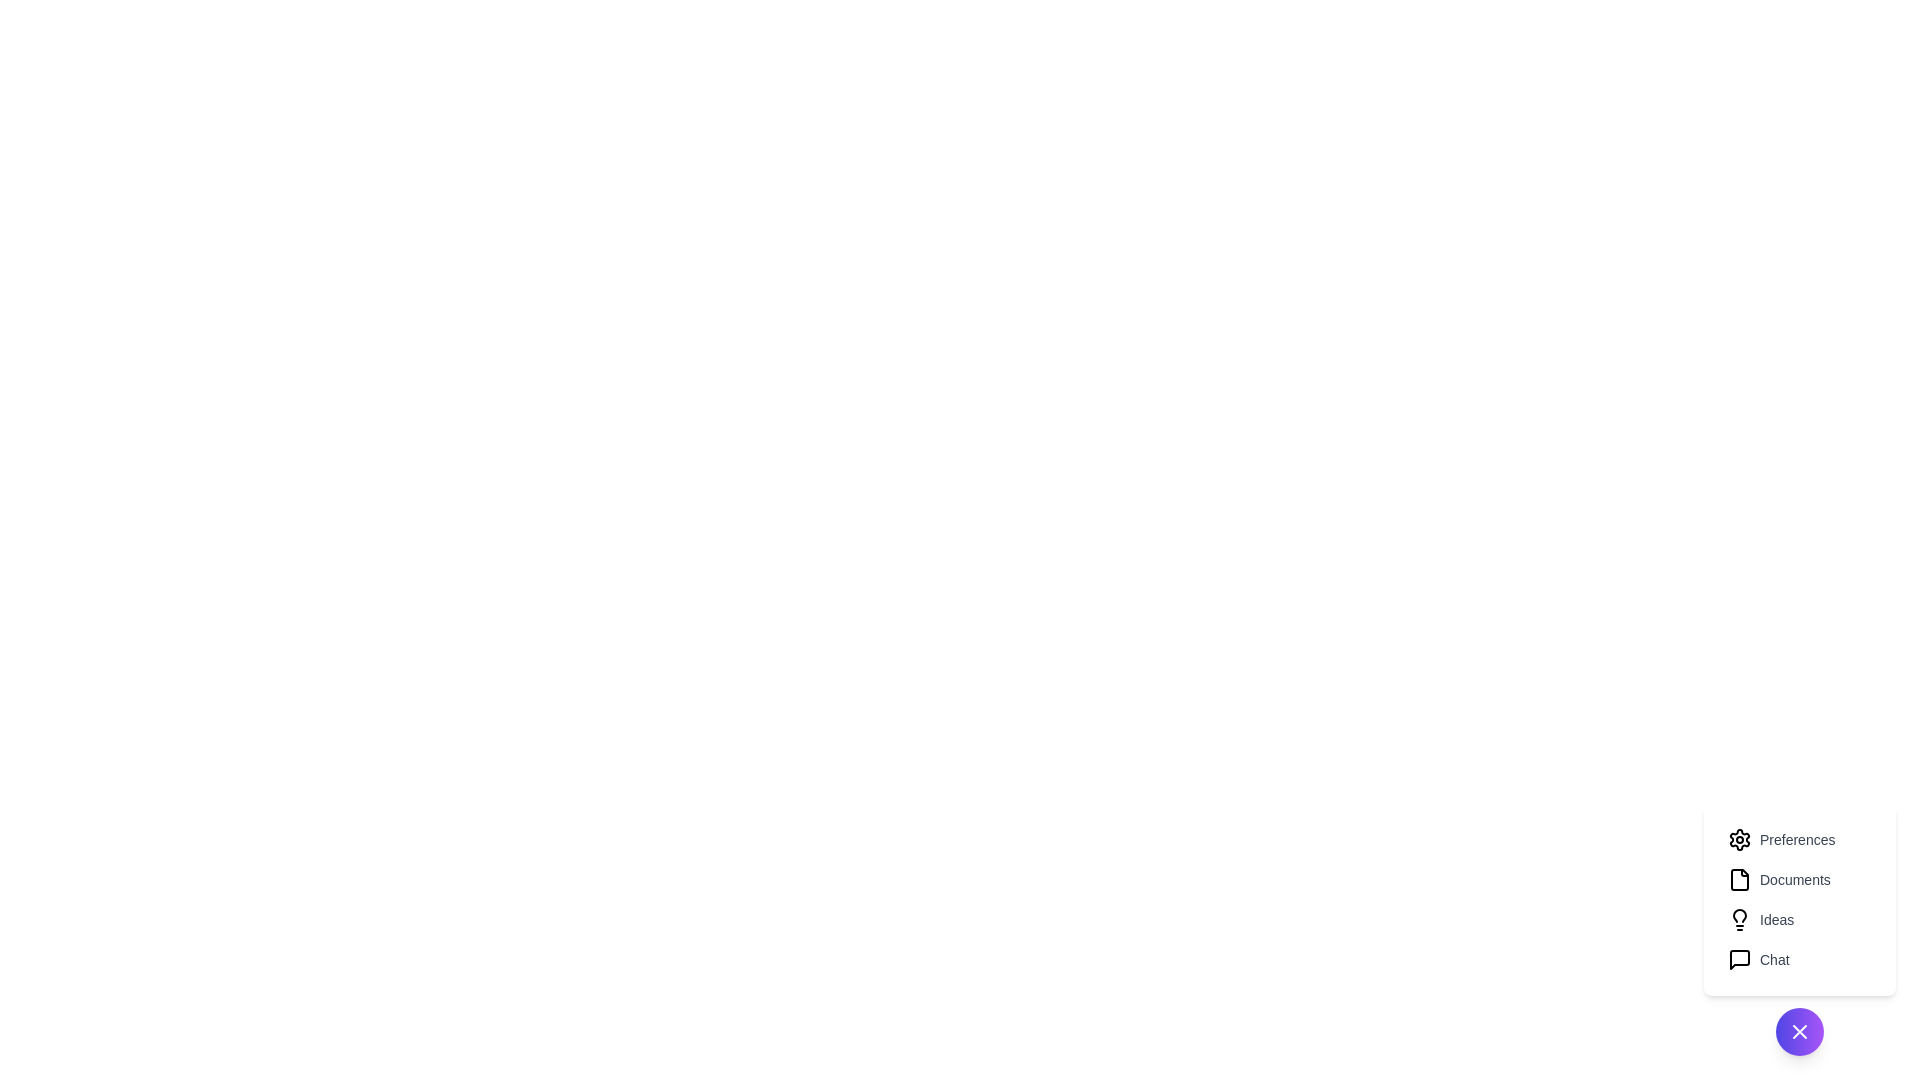 Image resolution: width=1920 pixels, height=1080 pixels. What do you see at coordinates (1800, 959) in the screenshot?
I see `the menu item labeled Chat to observe its hover effect` at bounding box center [1800, 959].